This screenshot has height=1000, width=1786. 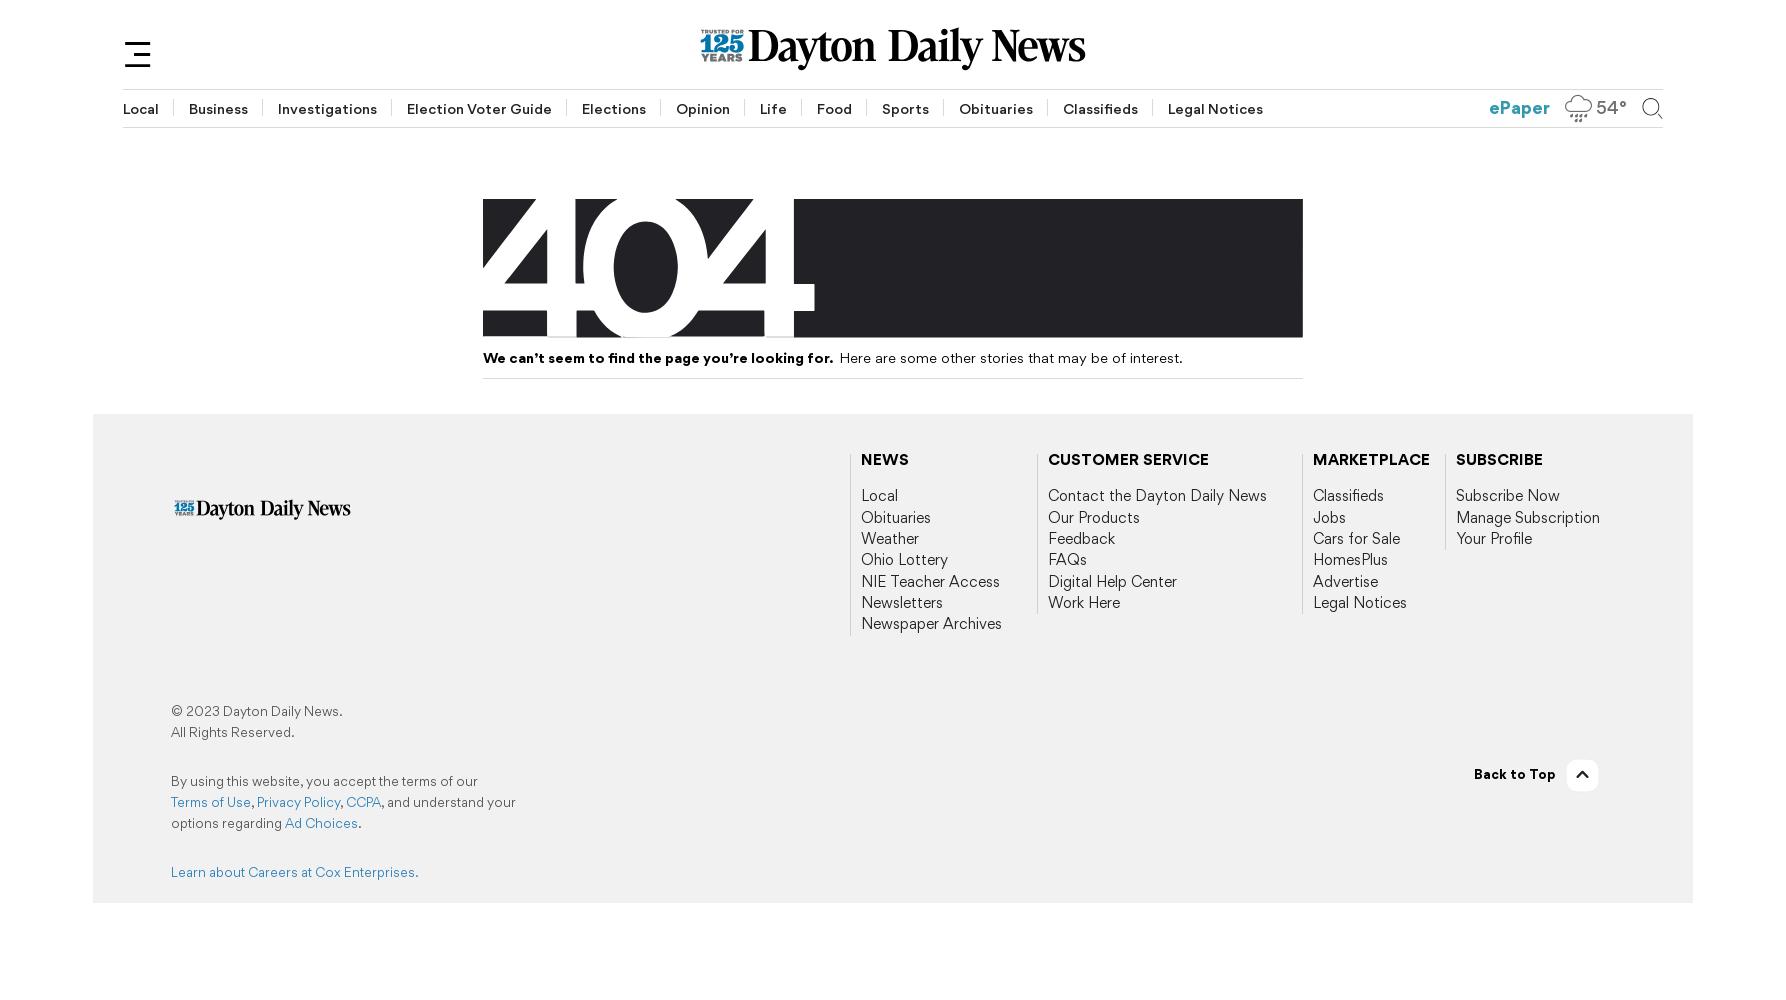 What do you see at coordinates (1156, 495) in the screenshot?
I see `'Contact the Dayton Daily News'` at bounding box center [1156, 495].